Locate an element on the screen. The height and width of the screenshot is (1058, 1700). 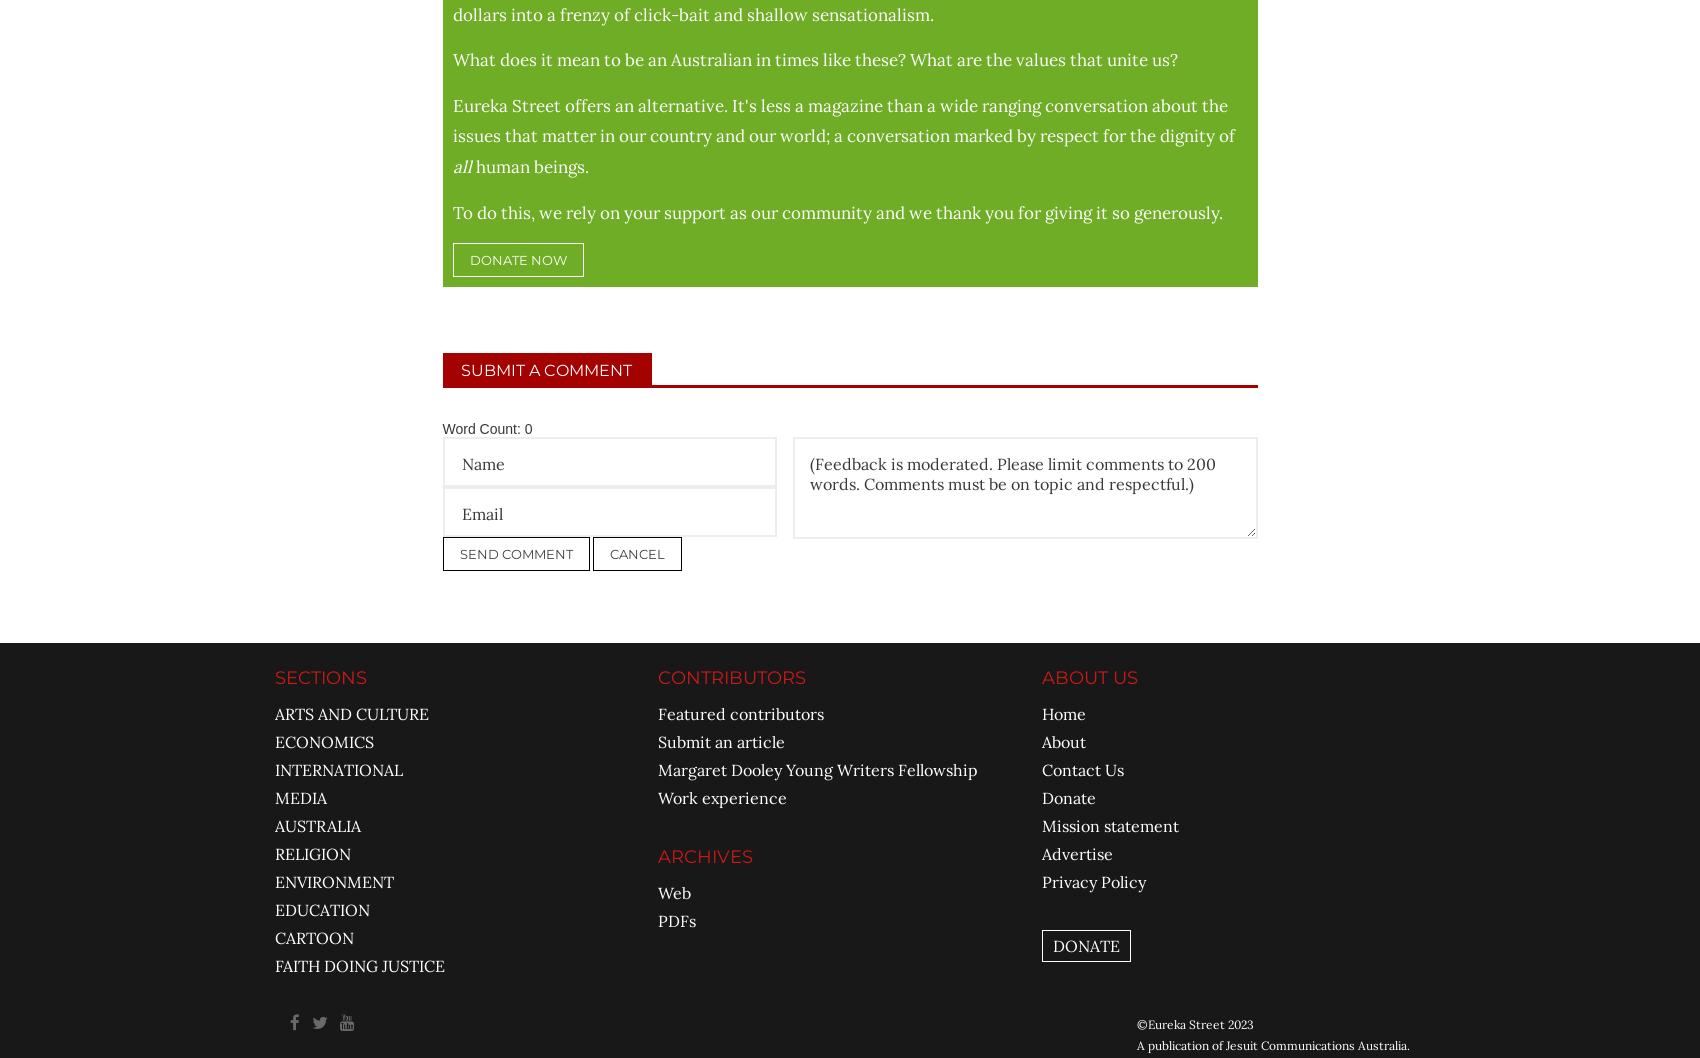
'Mission statement' is located at coordinates (1109, 824).